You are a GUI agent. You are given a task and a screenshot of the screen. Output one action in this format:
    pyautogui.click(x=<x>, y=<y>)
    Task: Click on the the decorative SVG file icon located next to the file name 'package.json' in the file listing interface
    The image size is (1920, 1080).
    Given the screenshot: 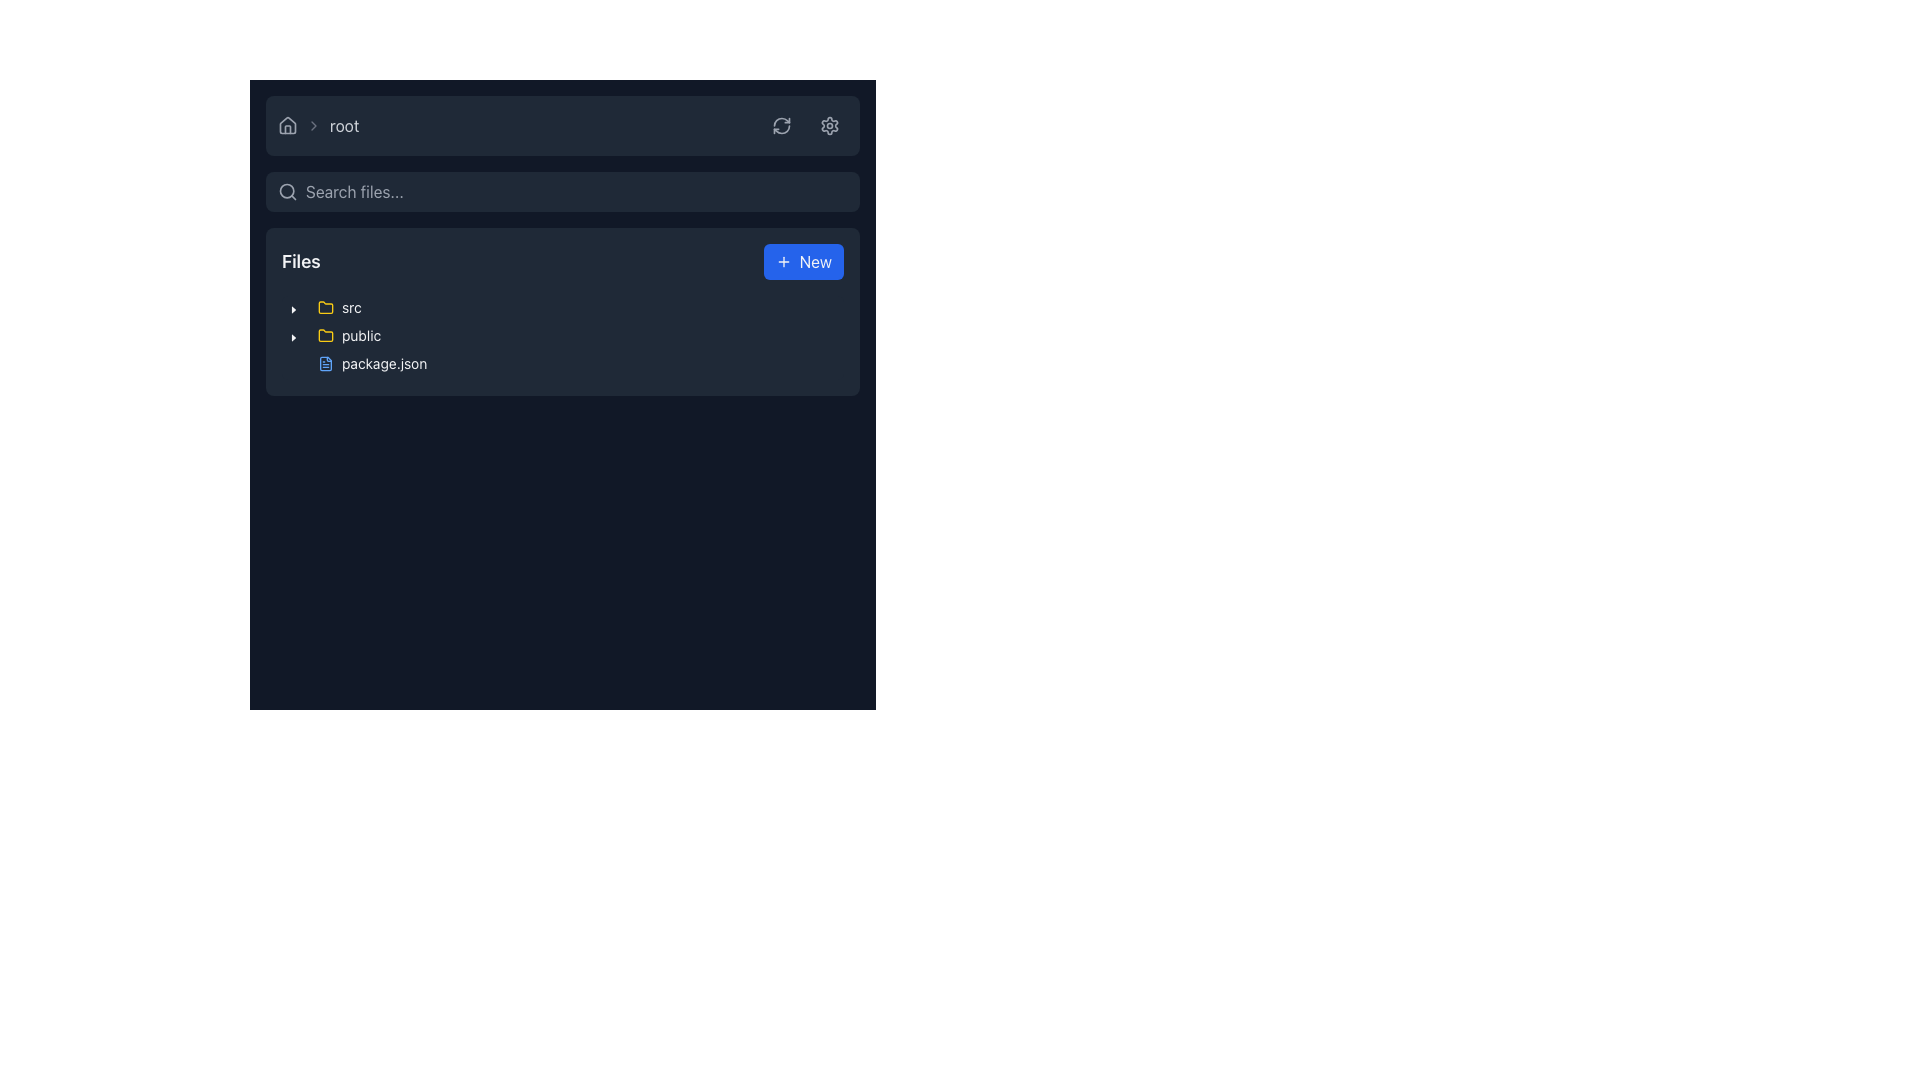 What is the action you would take?
    pyautogui.click(x=326, y=363)
    